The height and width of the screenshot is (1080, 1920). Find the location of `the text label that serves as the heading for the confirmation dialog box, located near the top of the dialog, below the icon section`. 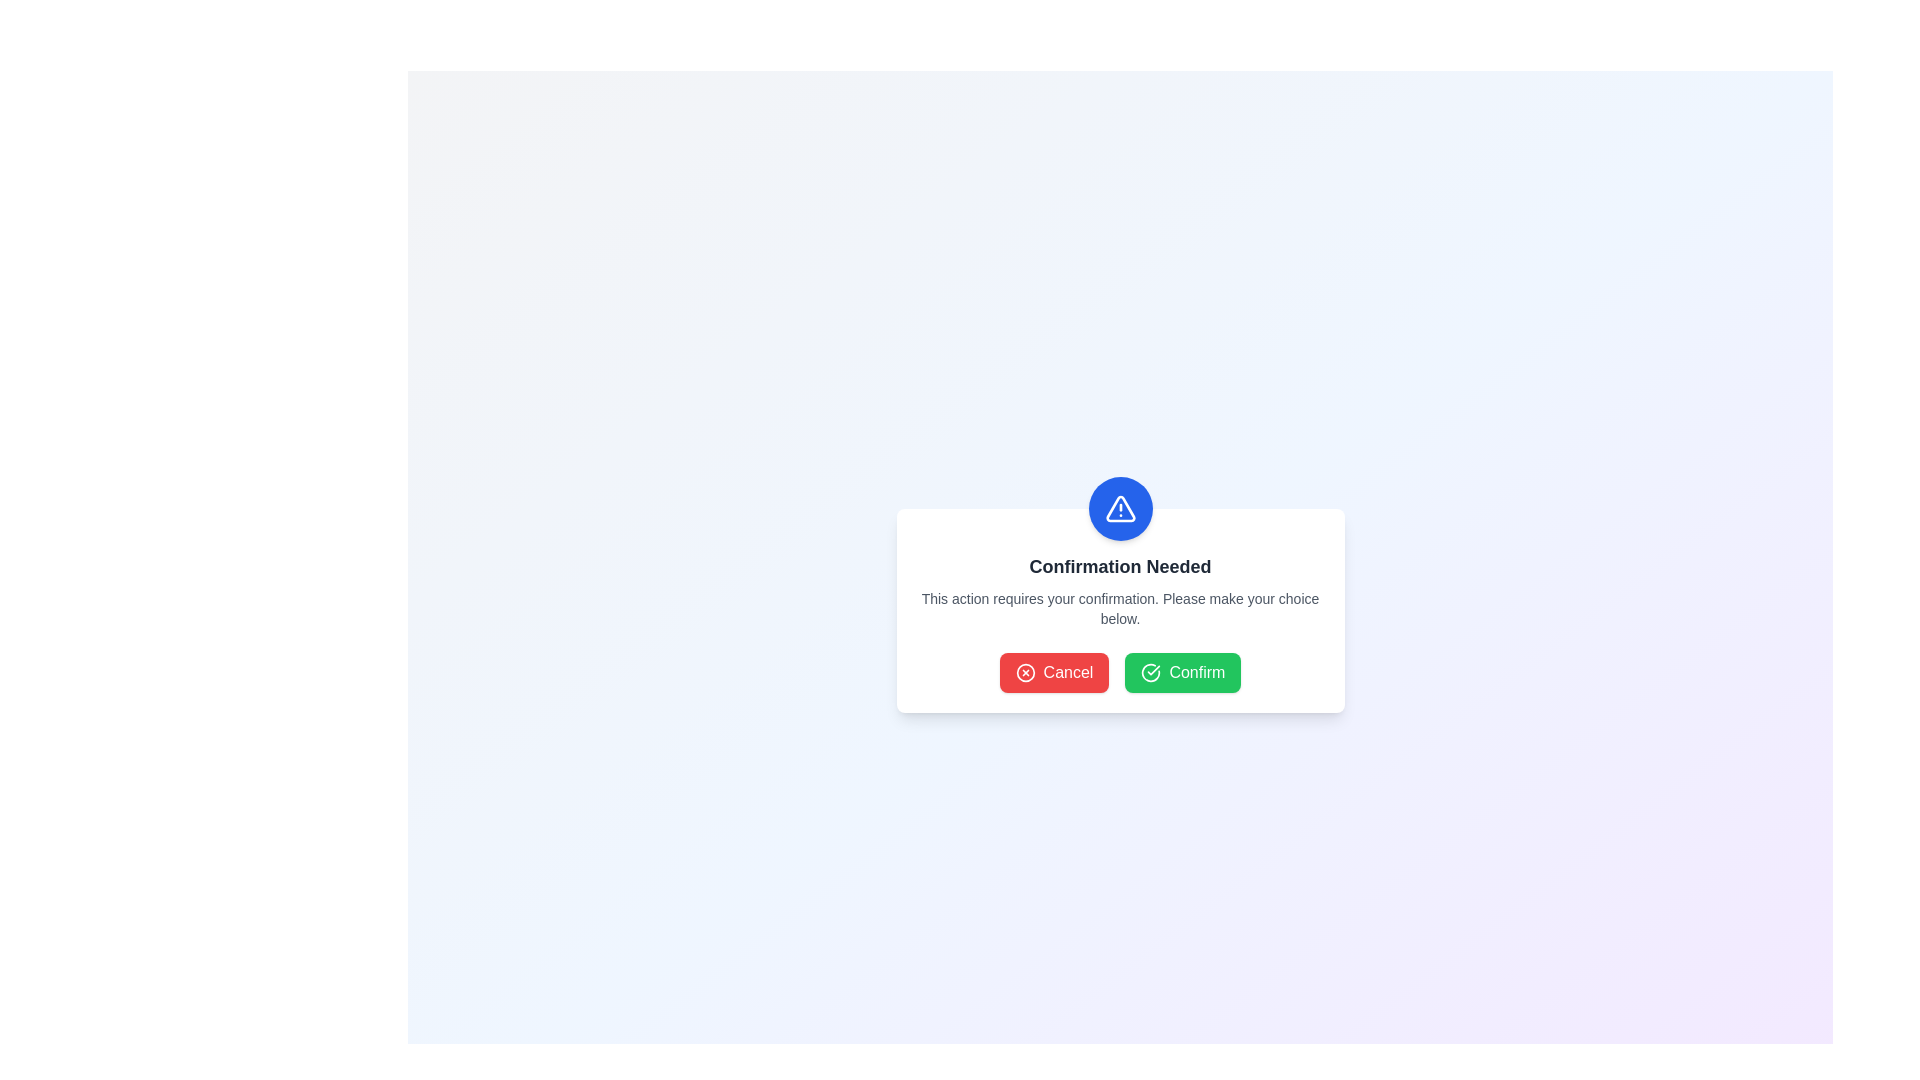

the text label that serves as the heading for the confirmation dialog box, located near the top of the dialog, below the icon section is located at coordinates (1120, 567).